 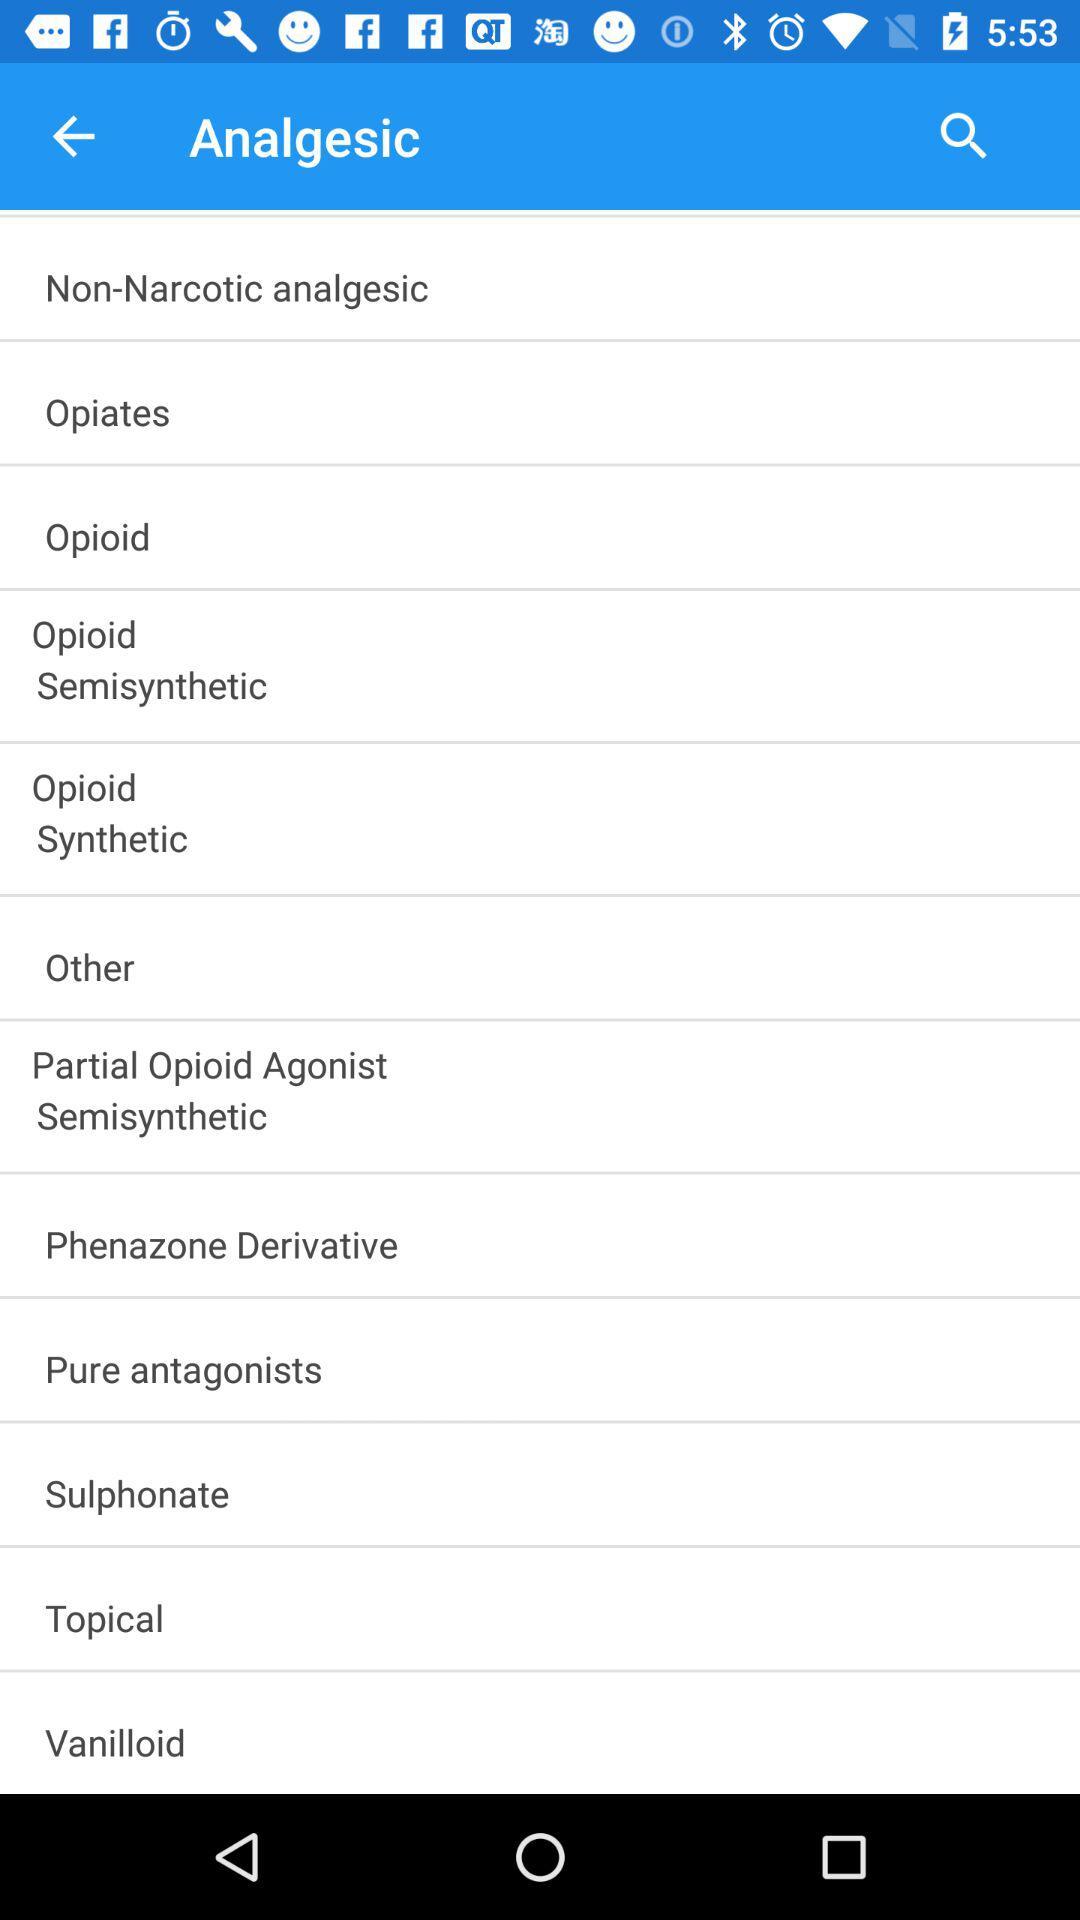 I want to click on item next to the analgesic icon, so click(x=72, y=135).